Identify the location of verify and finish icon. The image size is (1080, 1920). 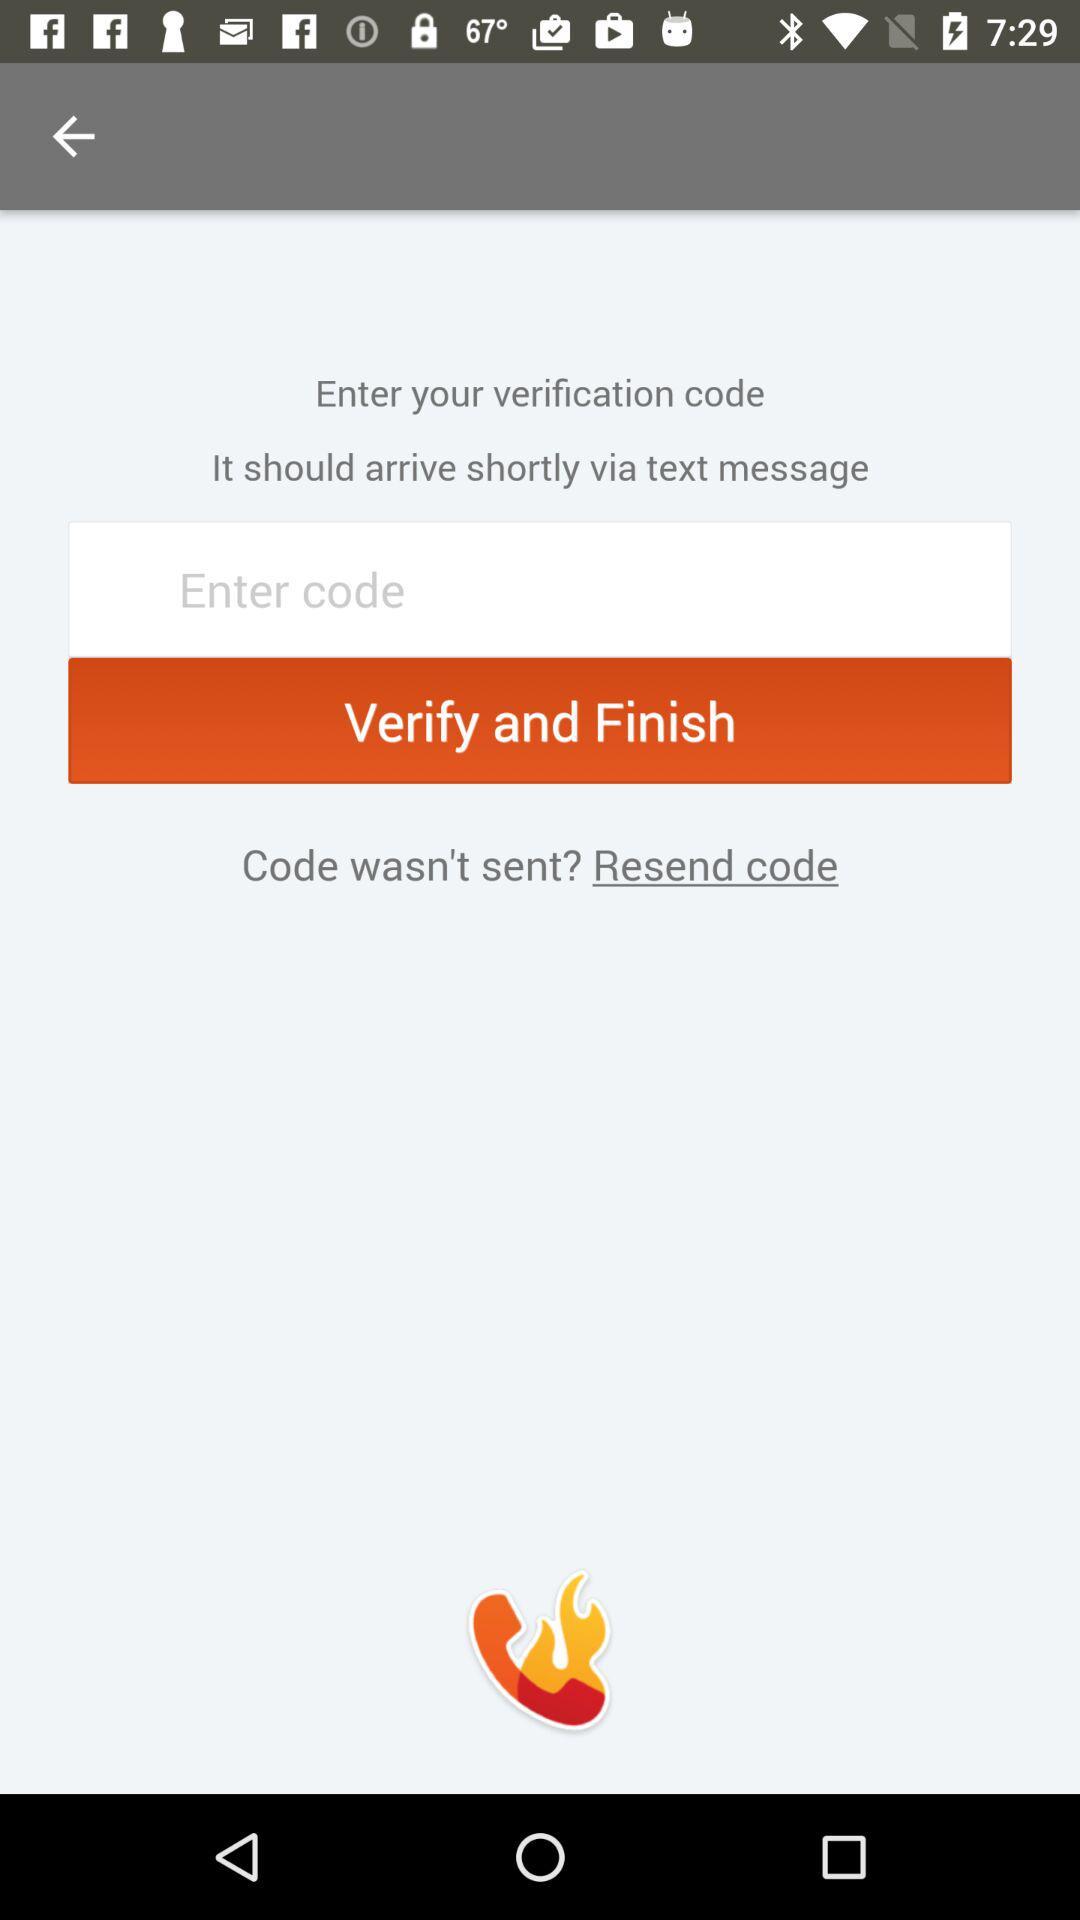
(540, 720).